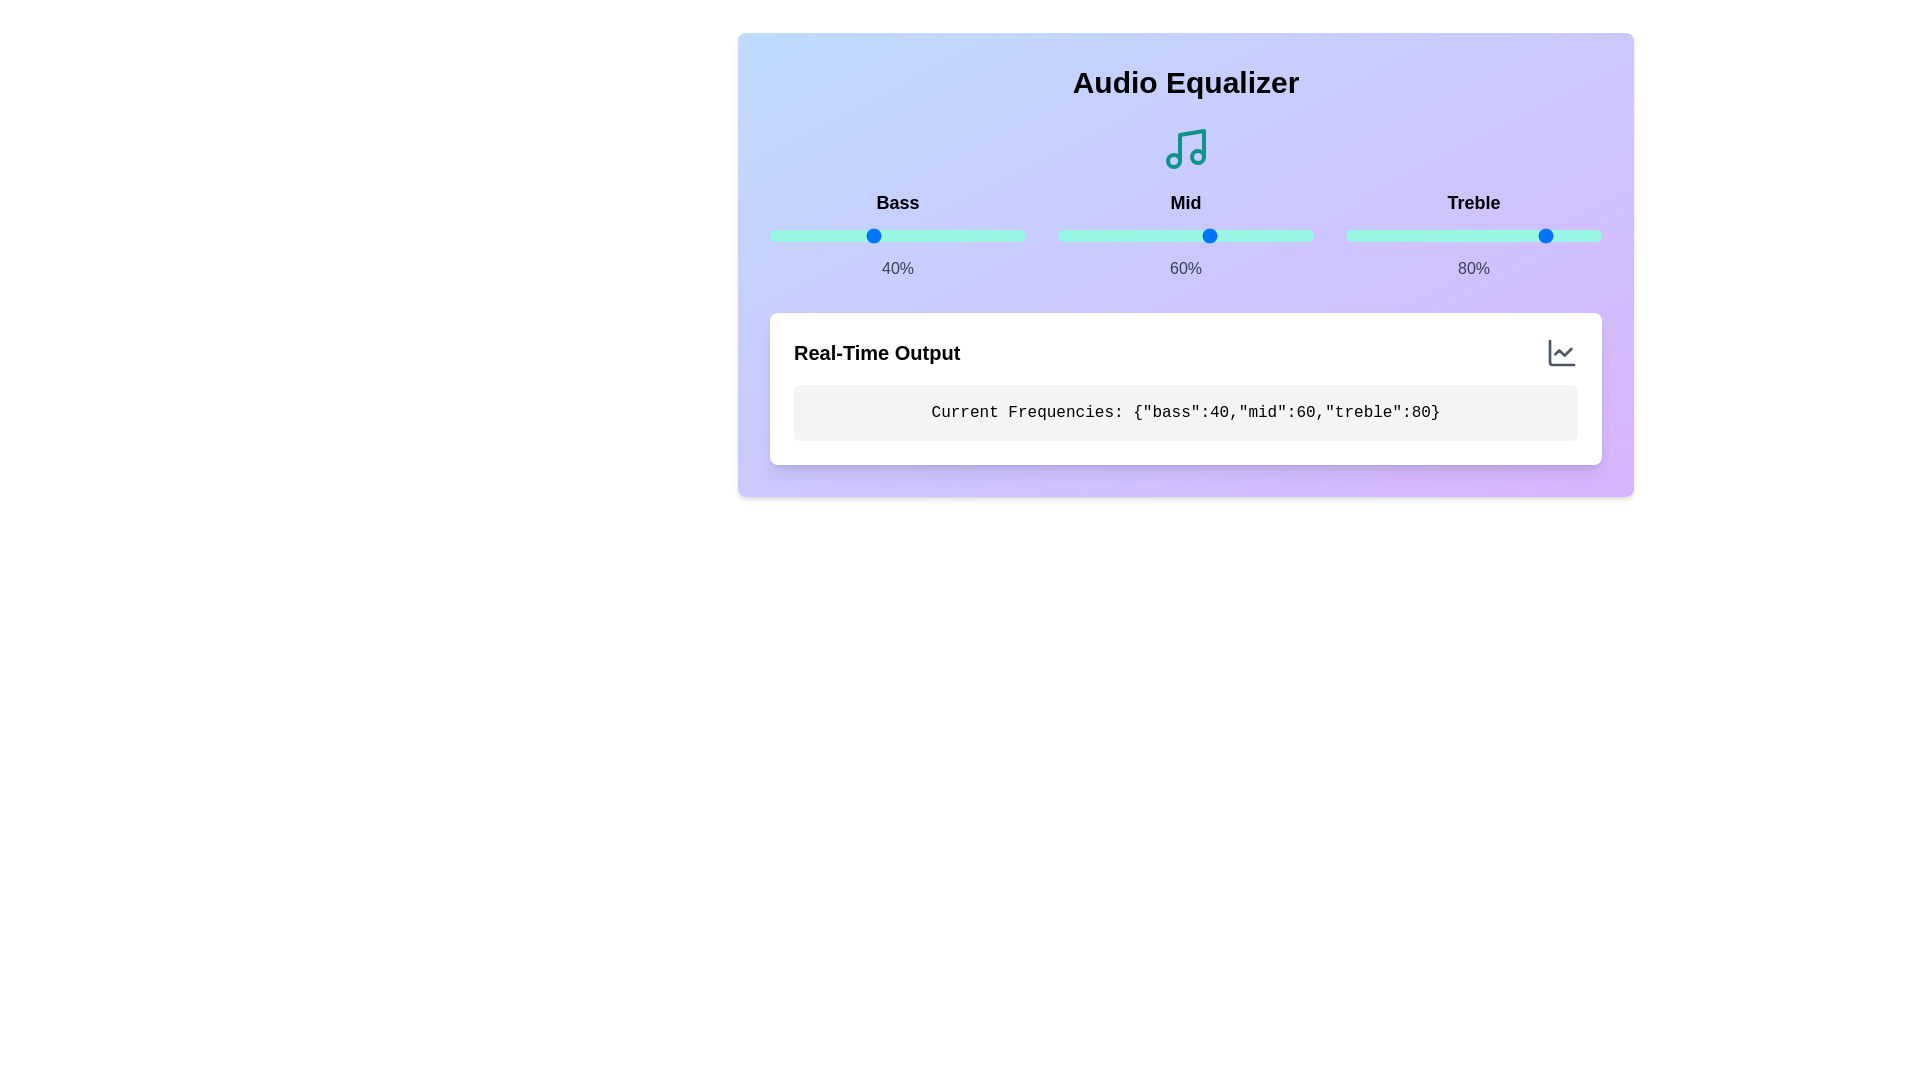 The image size is (1920, 1080). Describe the element at coordinates (1072, 234) in the screenshot. I see `the 'Mid' frequency level` at that location.